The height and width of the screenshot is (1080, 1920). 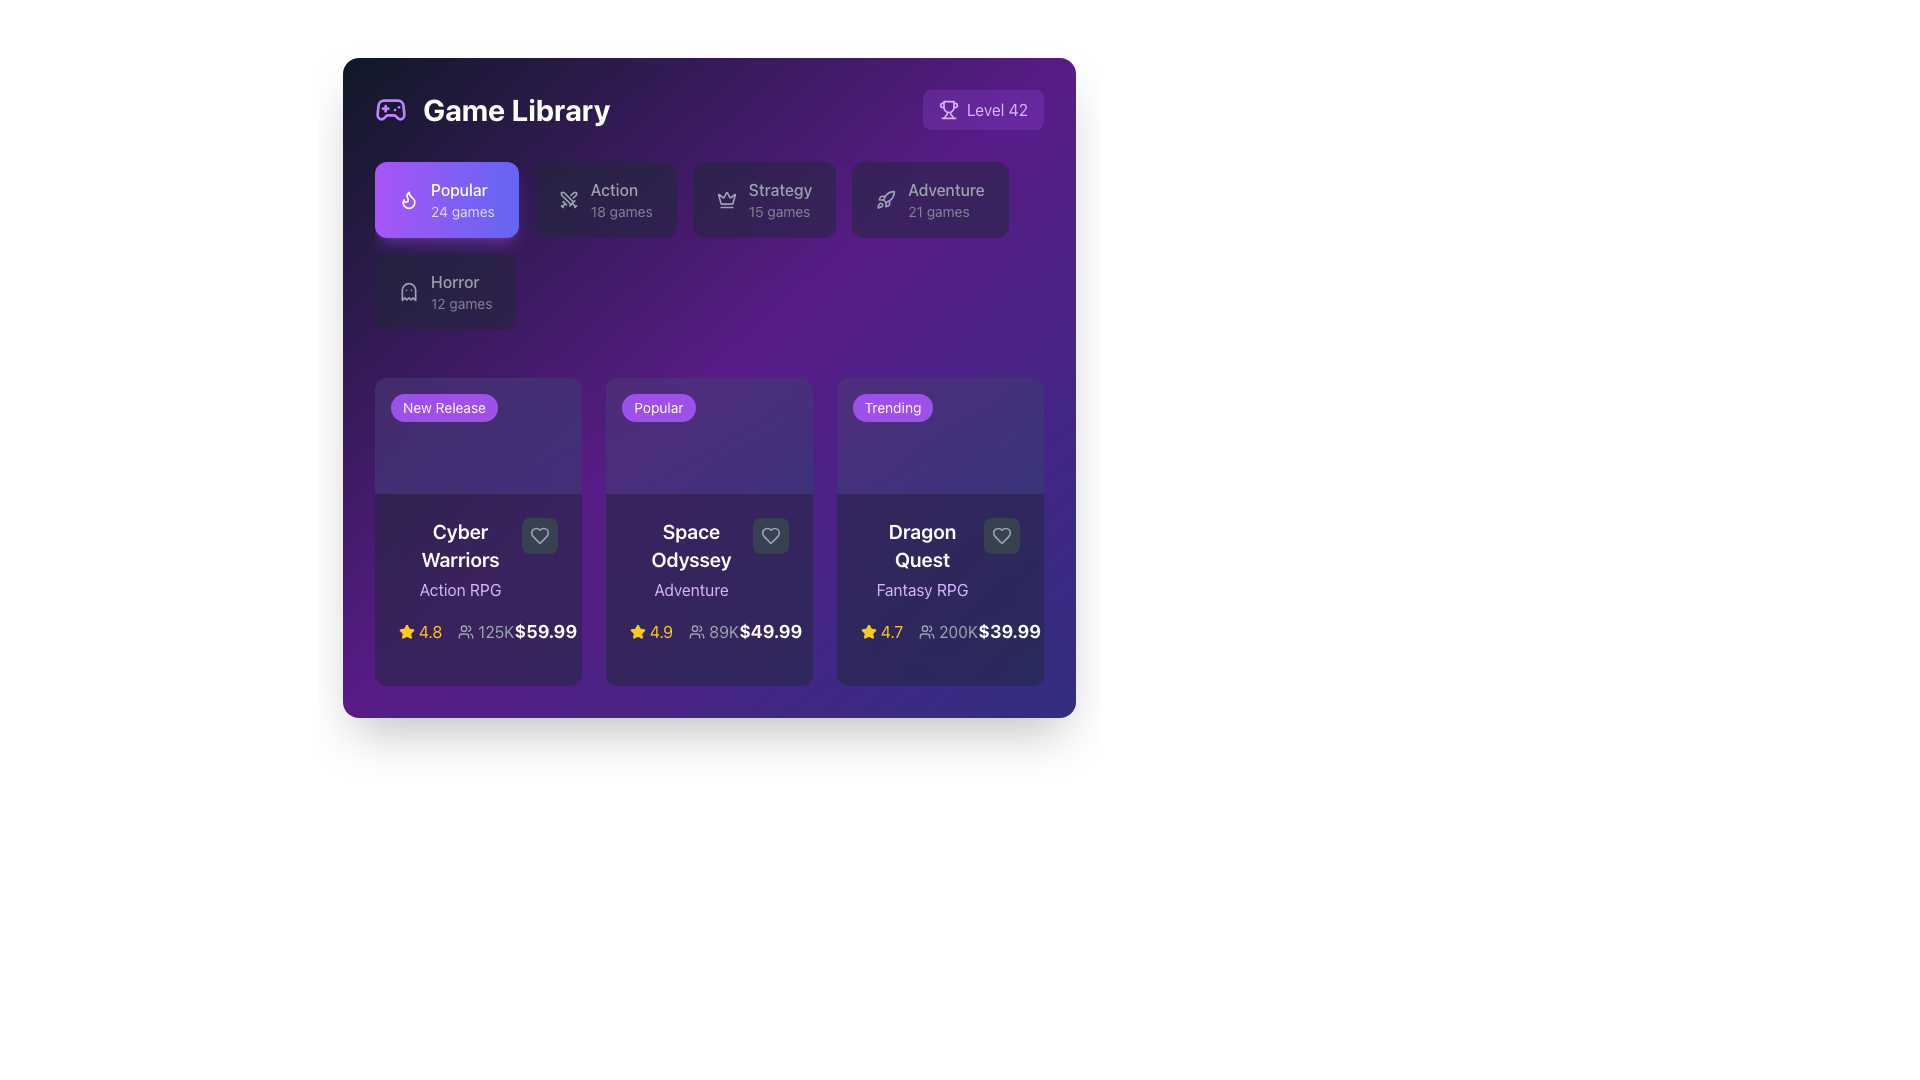 I want to click on text information from the 'Space Odyssey' element, which features a bold white title and a lighter purple subtitle, located in the second card of game listings, so click(x=709, y=560).